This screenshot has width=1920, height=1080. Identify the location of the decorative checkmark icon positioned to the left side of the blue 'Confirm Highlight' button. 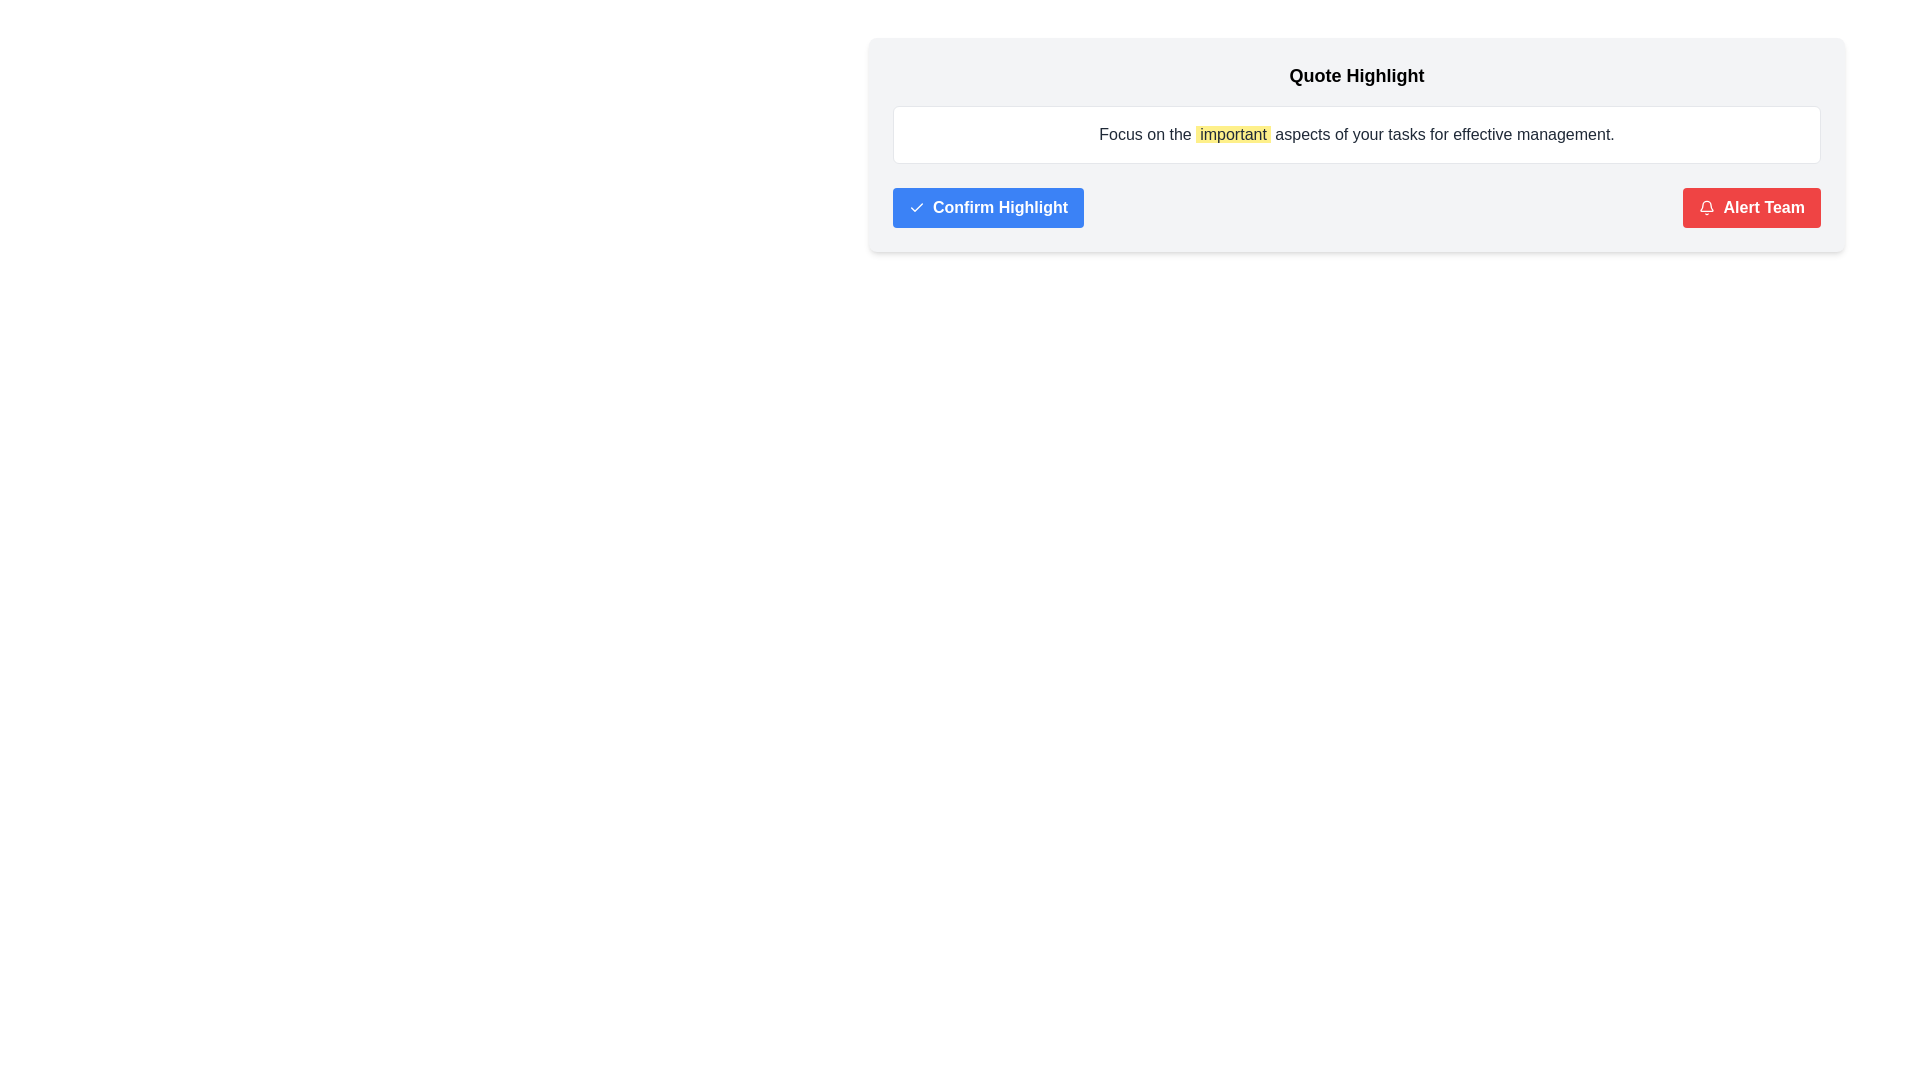
(915, 208).